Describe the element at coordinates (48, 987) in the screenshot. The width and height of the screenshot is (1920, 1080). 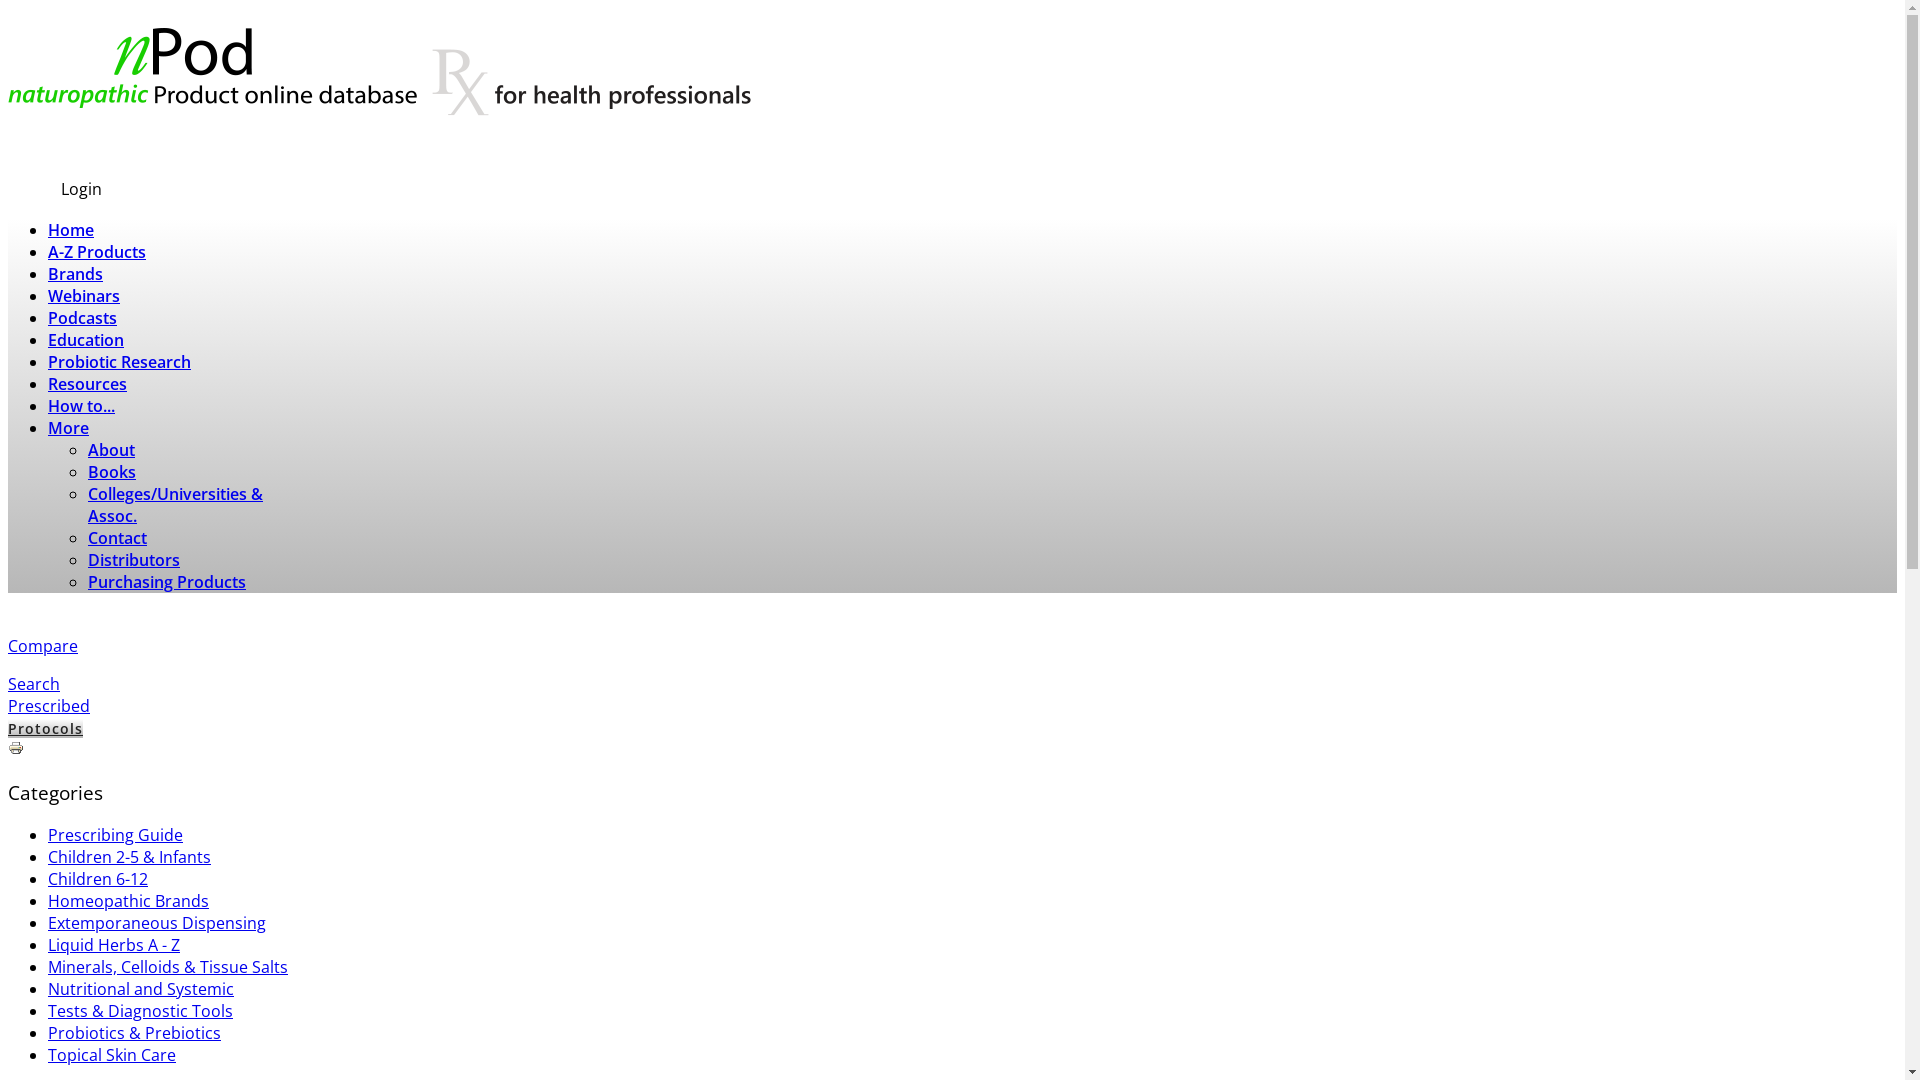
I see `'Nutritional and Systemic'` at that location.